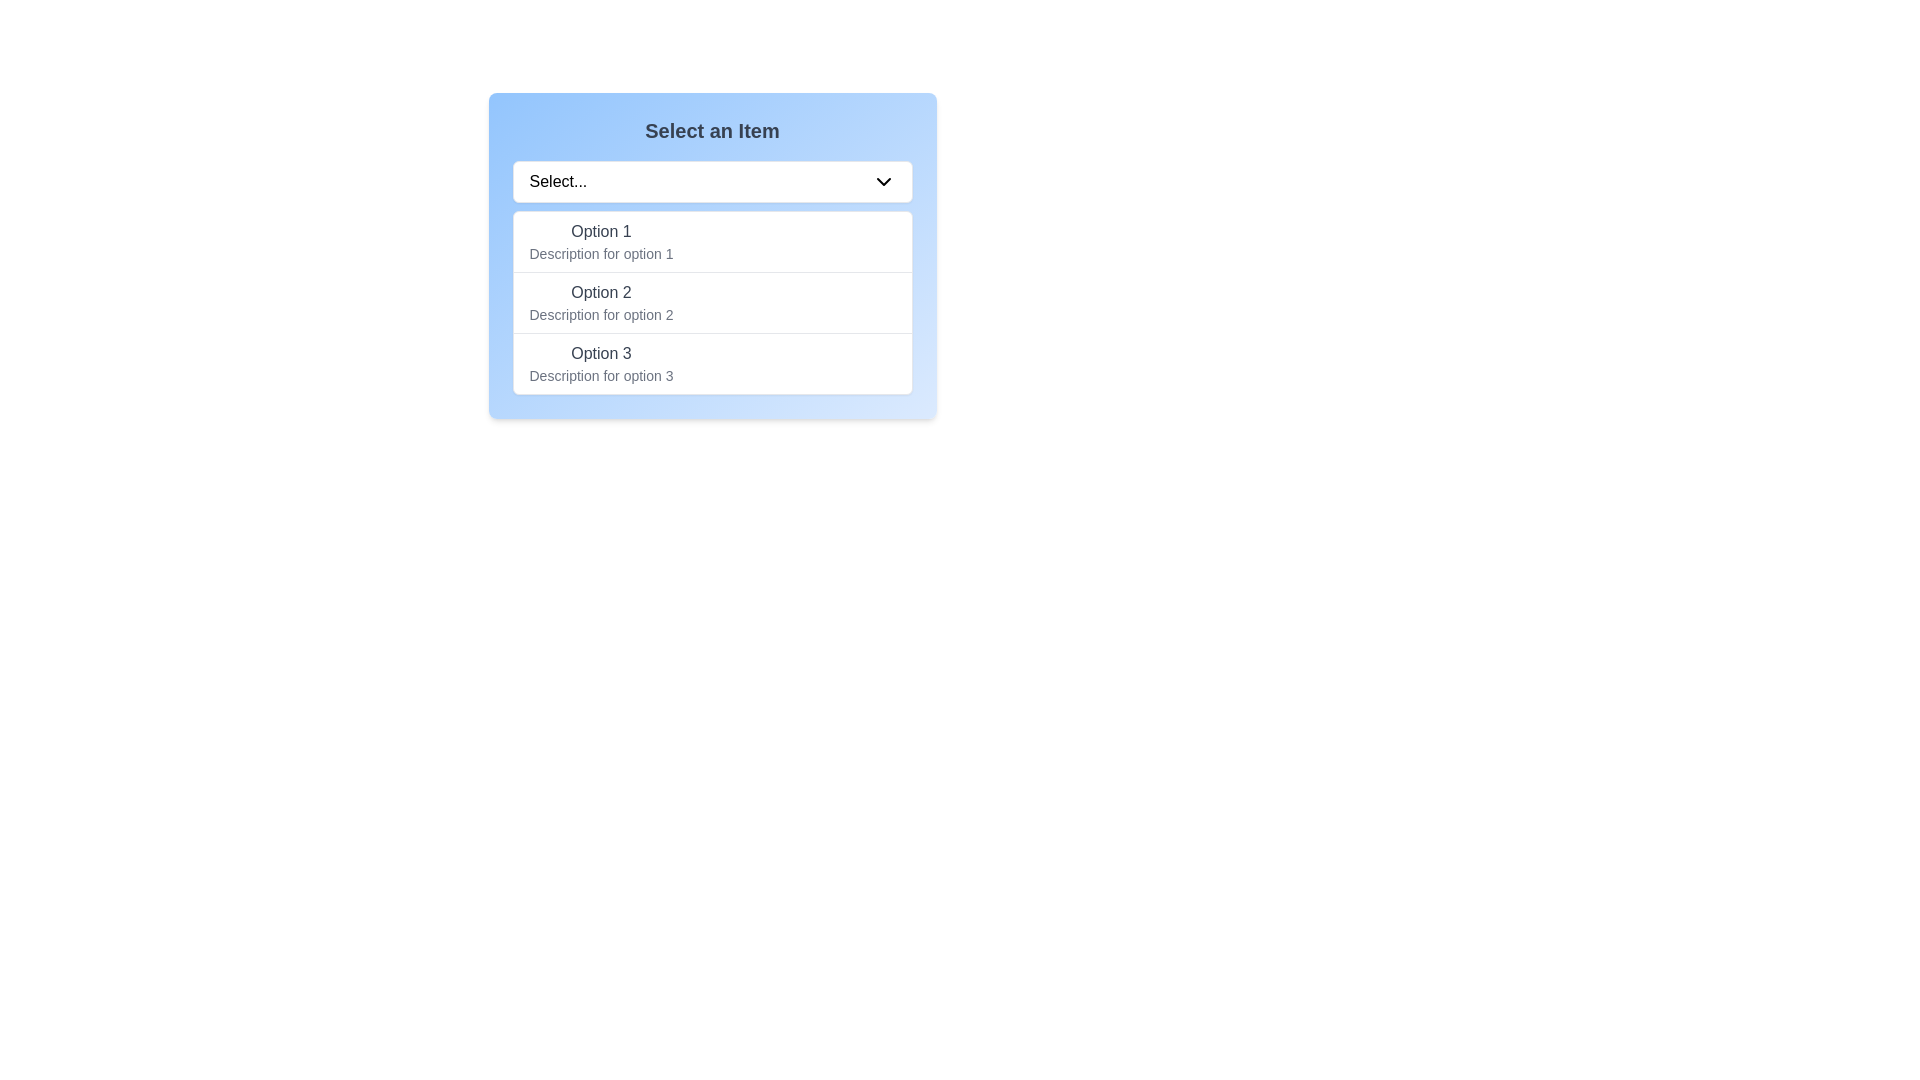 This screenshot has height=1080, width=1920. Describe the element at coordinates (558, 181) in the screenshot. I see `the default label within the dropdown menu to focus or interact with it` at that location.